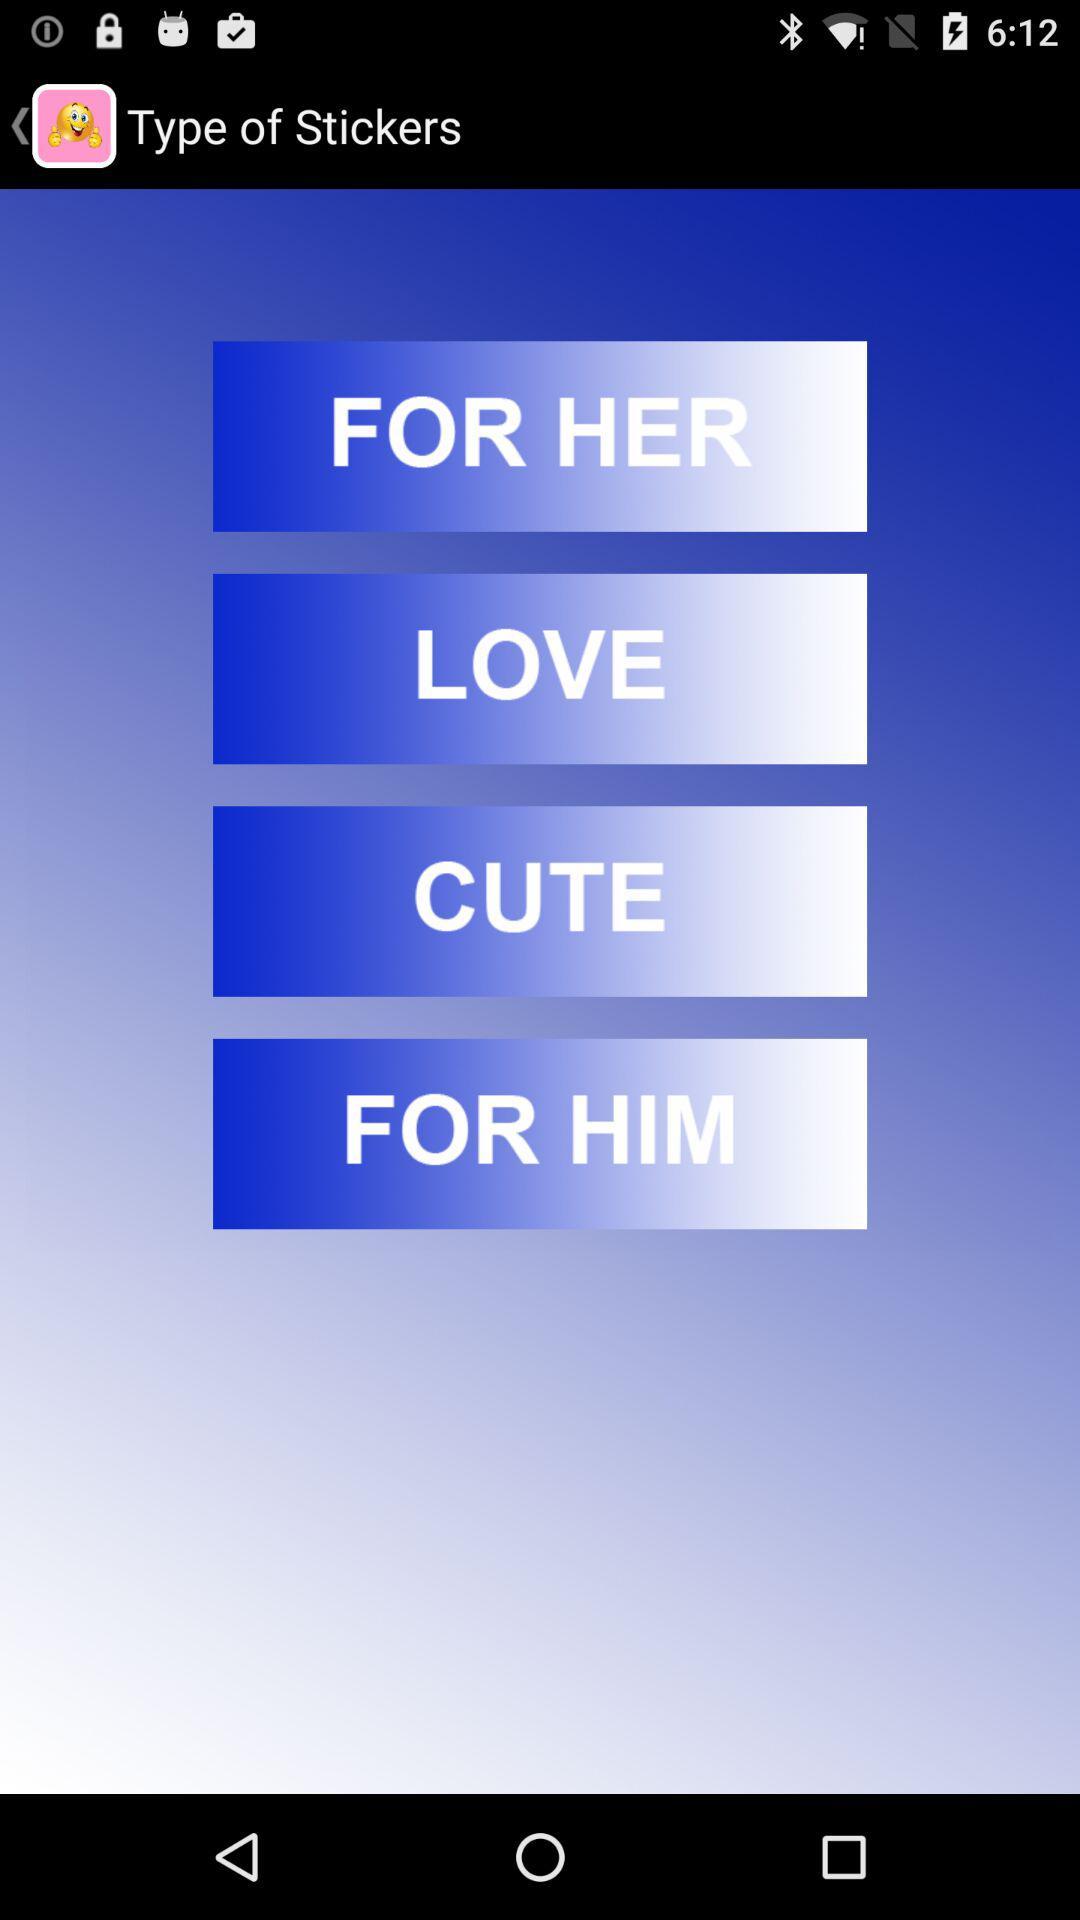  Describe the element at coordinates (540, 900) in the screenshot. I see `cute sticker` at that location.